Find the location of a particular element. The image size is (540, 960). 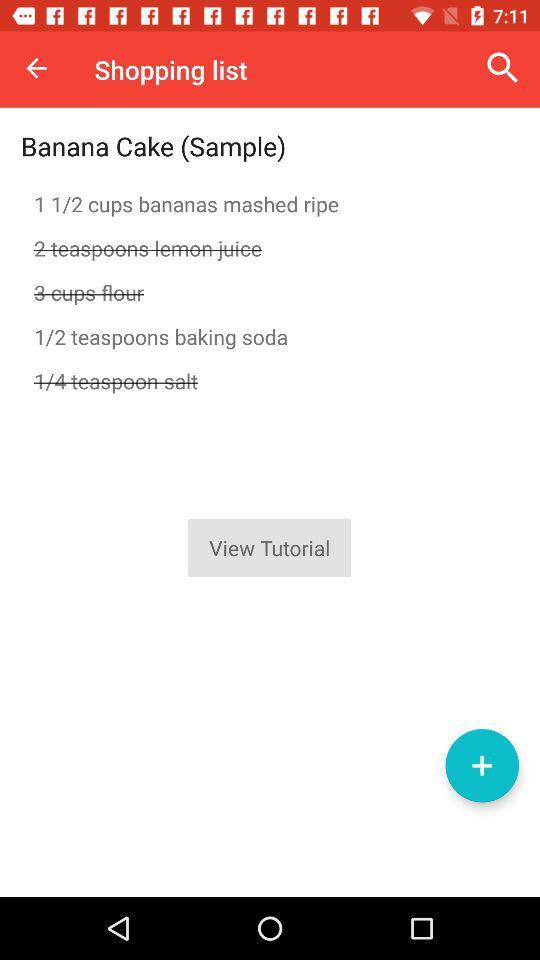

a list is located at coordinates (481, 764).